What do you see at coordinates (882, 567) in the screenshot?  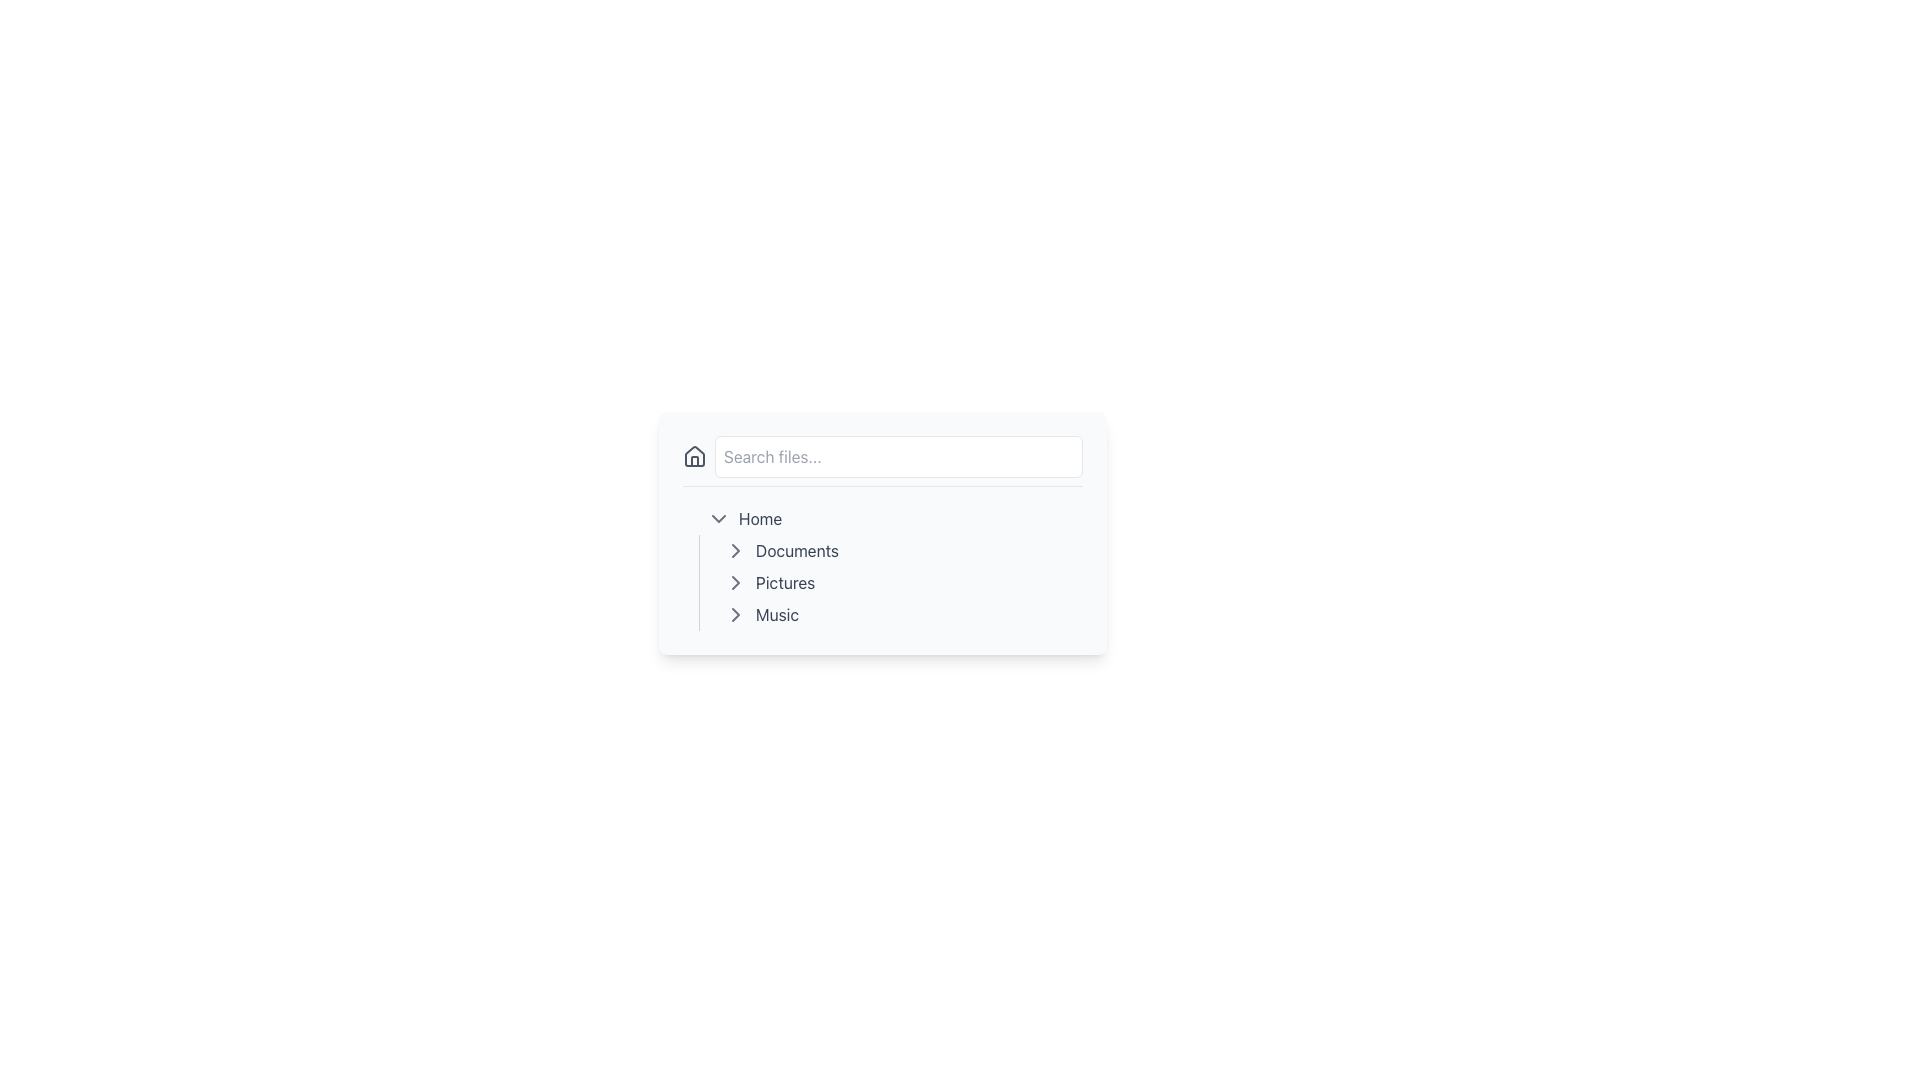 I see `the hierarchical list element located below the 'Search files' section` at bounding box center [882, 567].